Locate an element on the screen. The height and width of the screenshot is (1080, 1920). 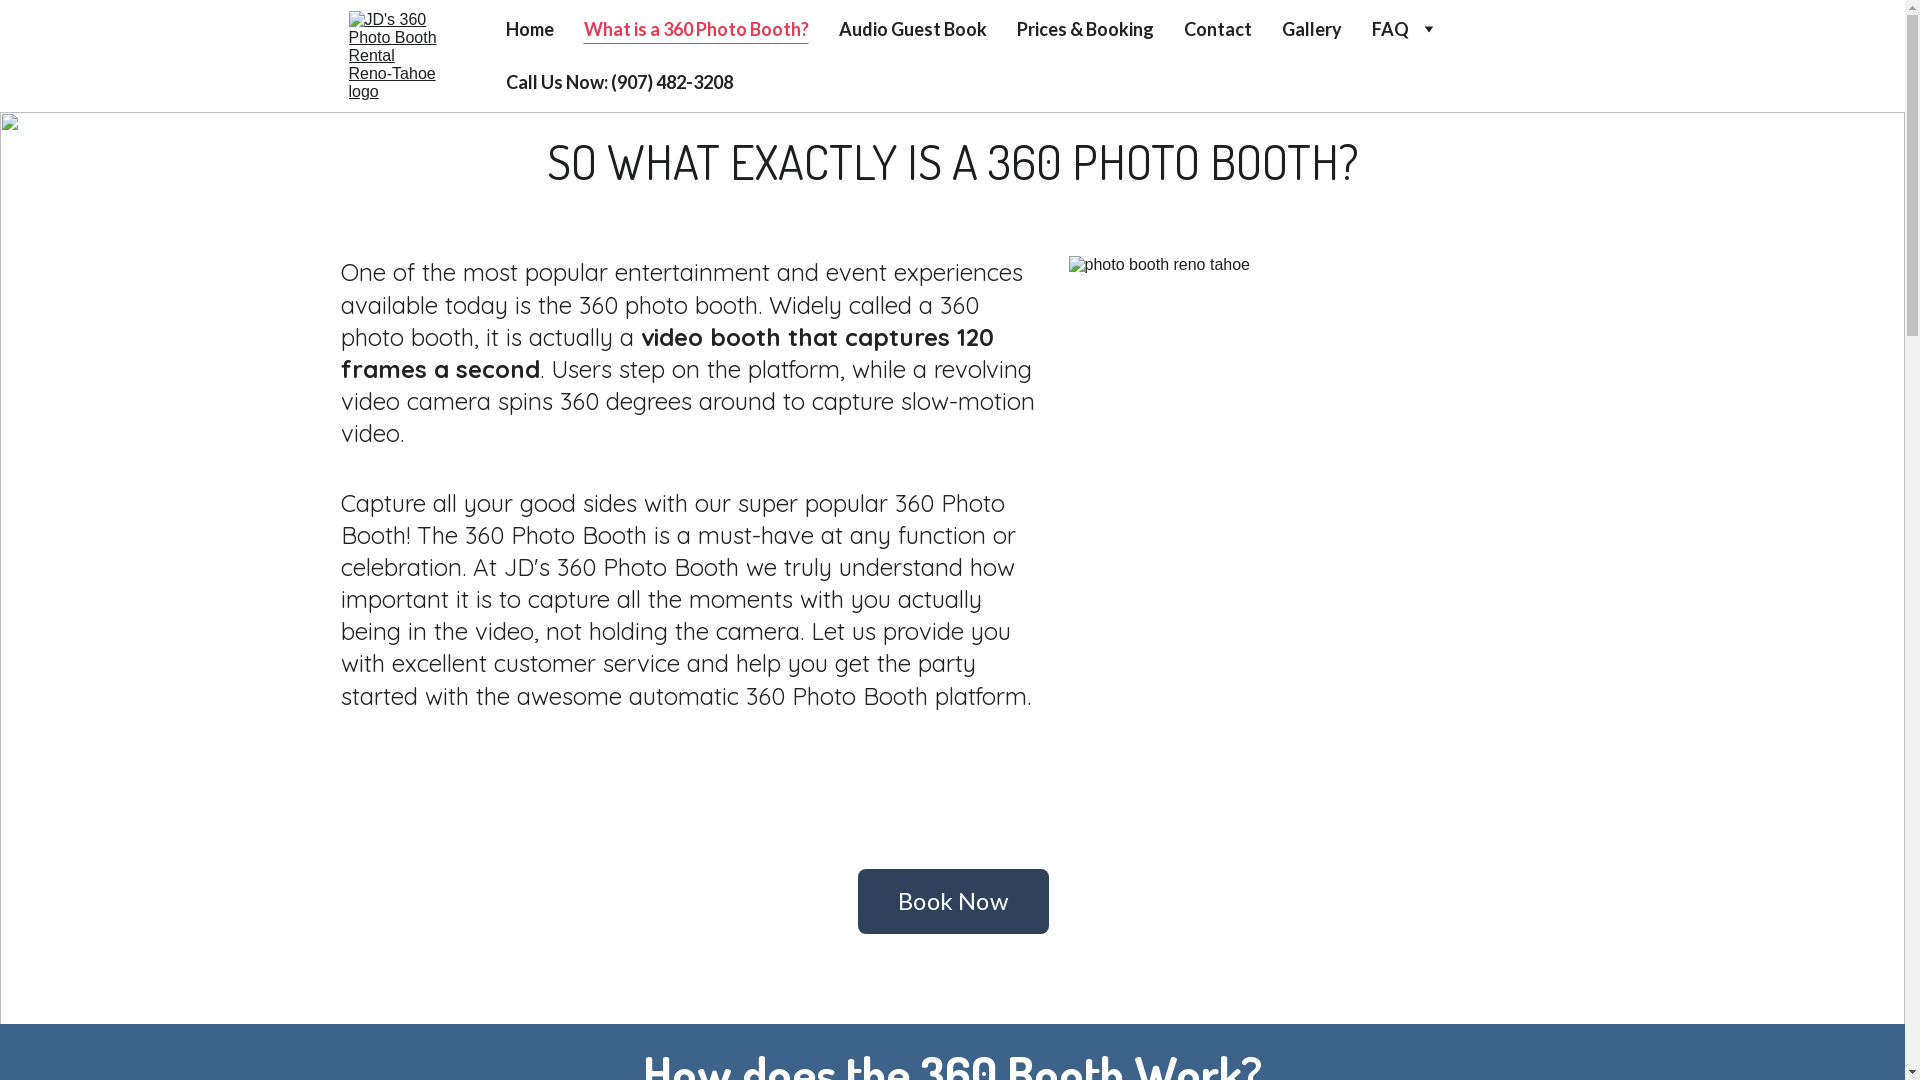
'photo booth reno tahoe' is located at coordinates (1315, 503).